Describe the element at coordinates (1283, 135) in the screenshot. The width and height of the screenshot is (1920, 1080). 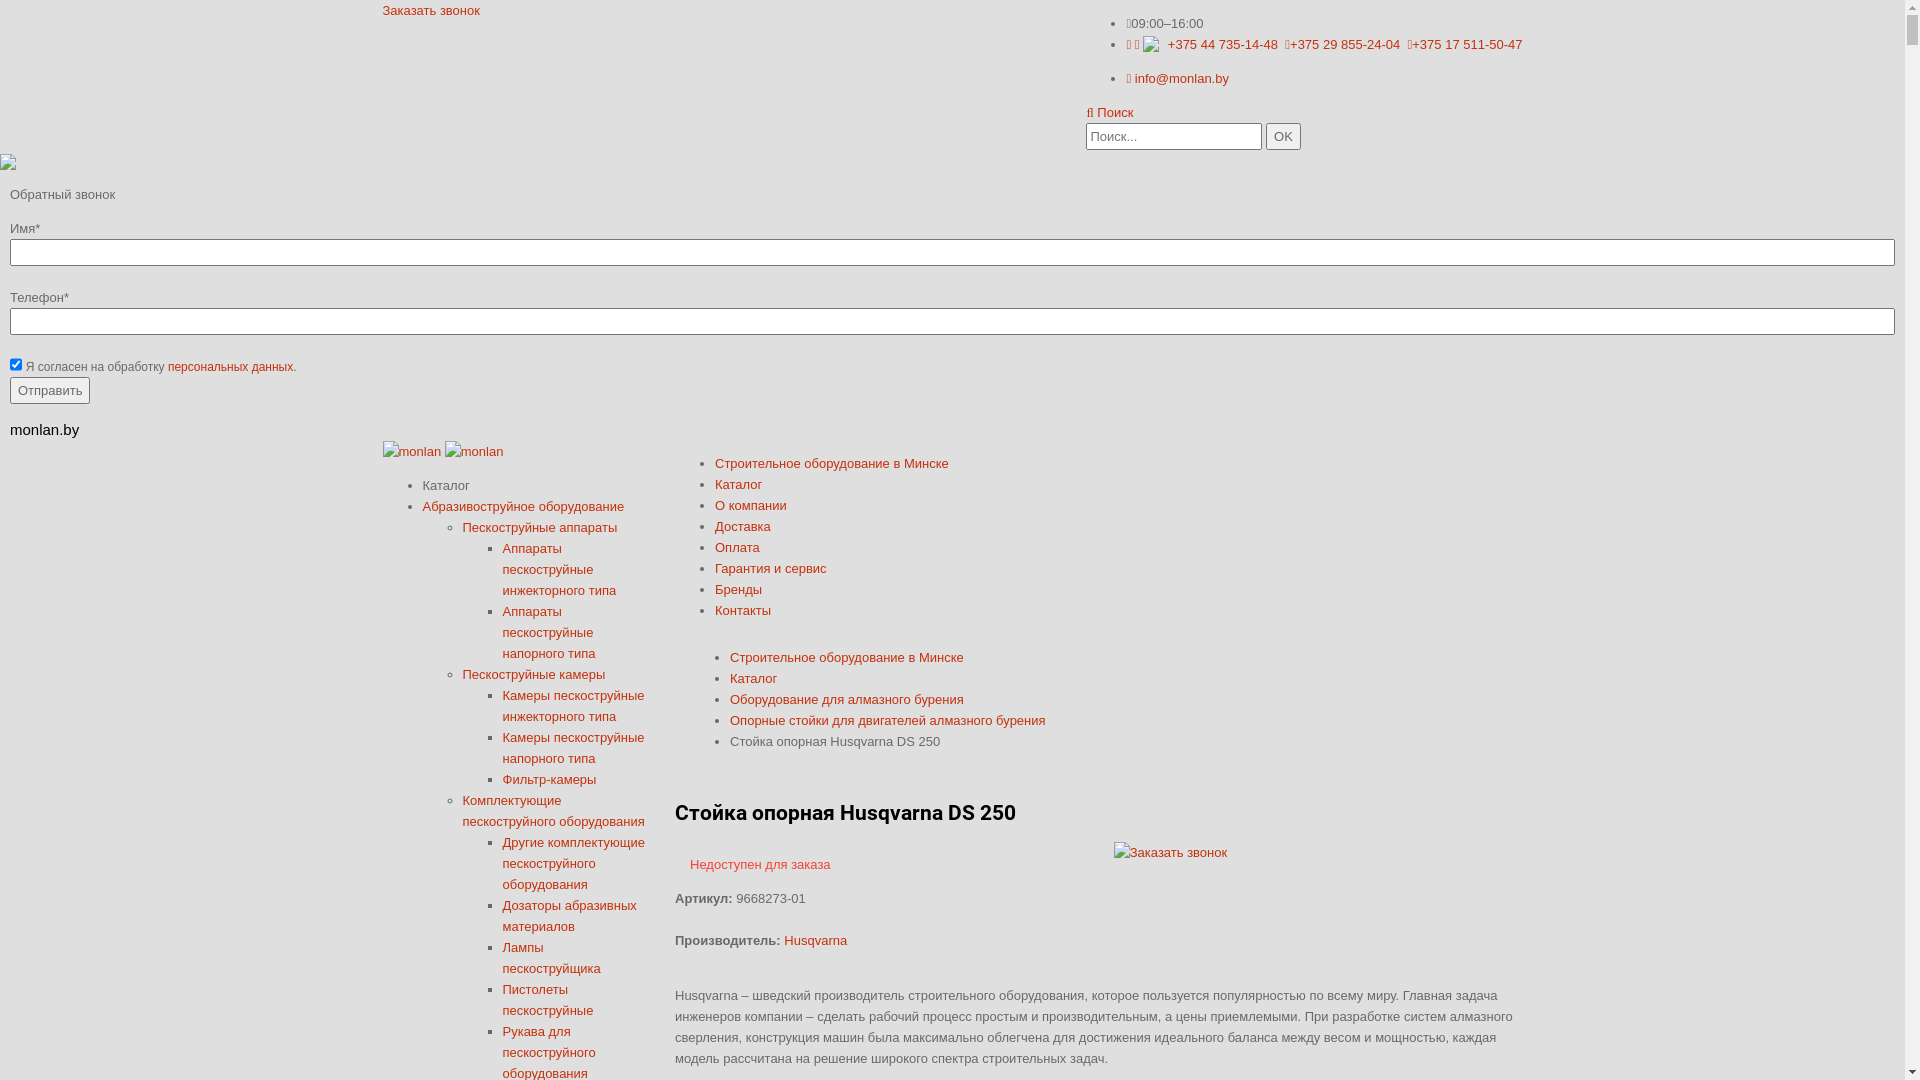
I see `'OK'` at that location.